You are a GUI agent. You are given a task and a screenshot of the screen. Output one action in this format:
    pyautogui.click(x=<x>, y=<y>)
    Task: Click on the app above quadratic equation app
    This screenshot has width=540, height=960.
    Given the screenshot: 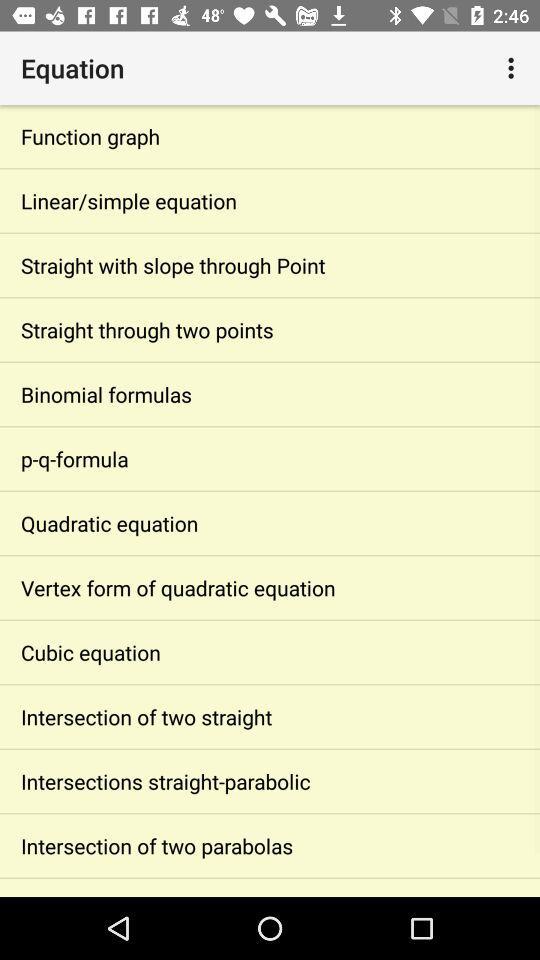 What is the action you would take?
    pyautogui.click(x=270, y=458)
    